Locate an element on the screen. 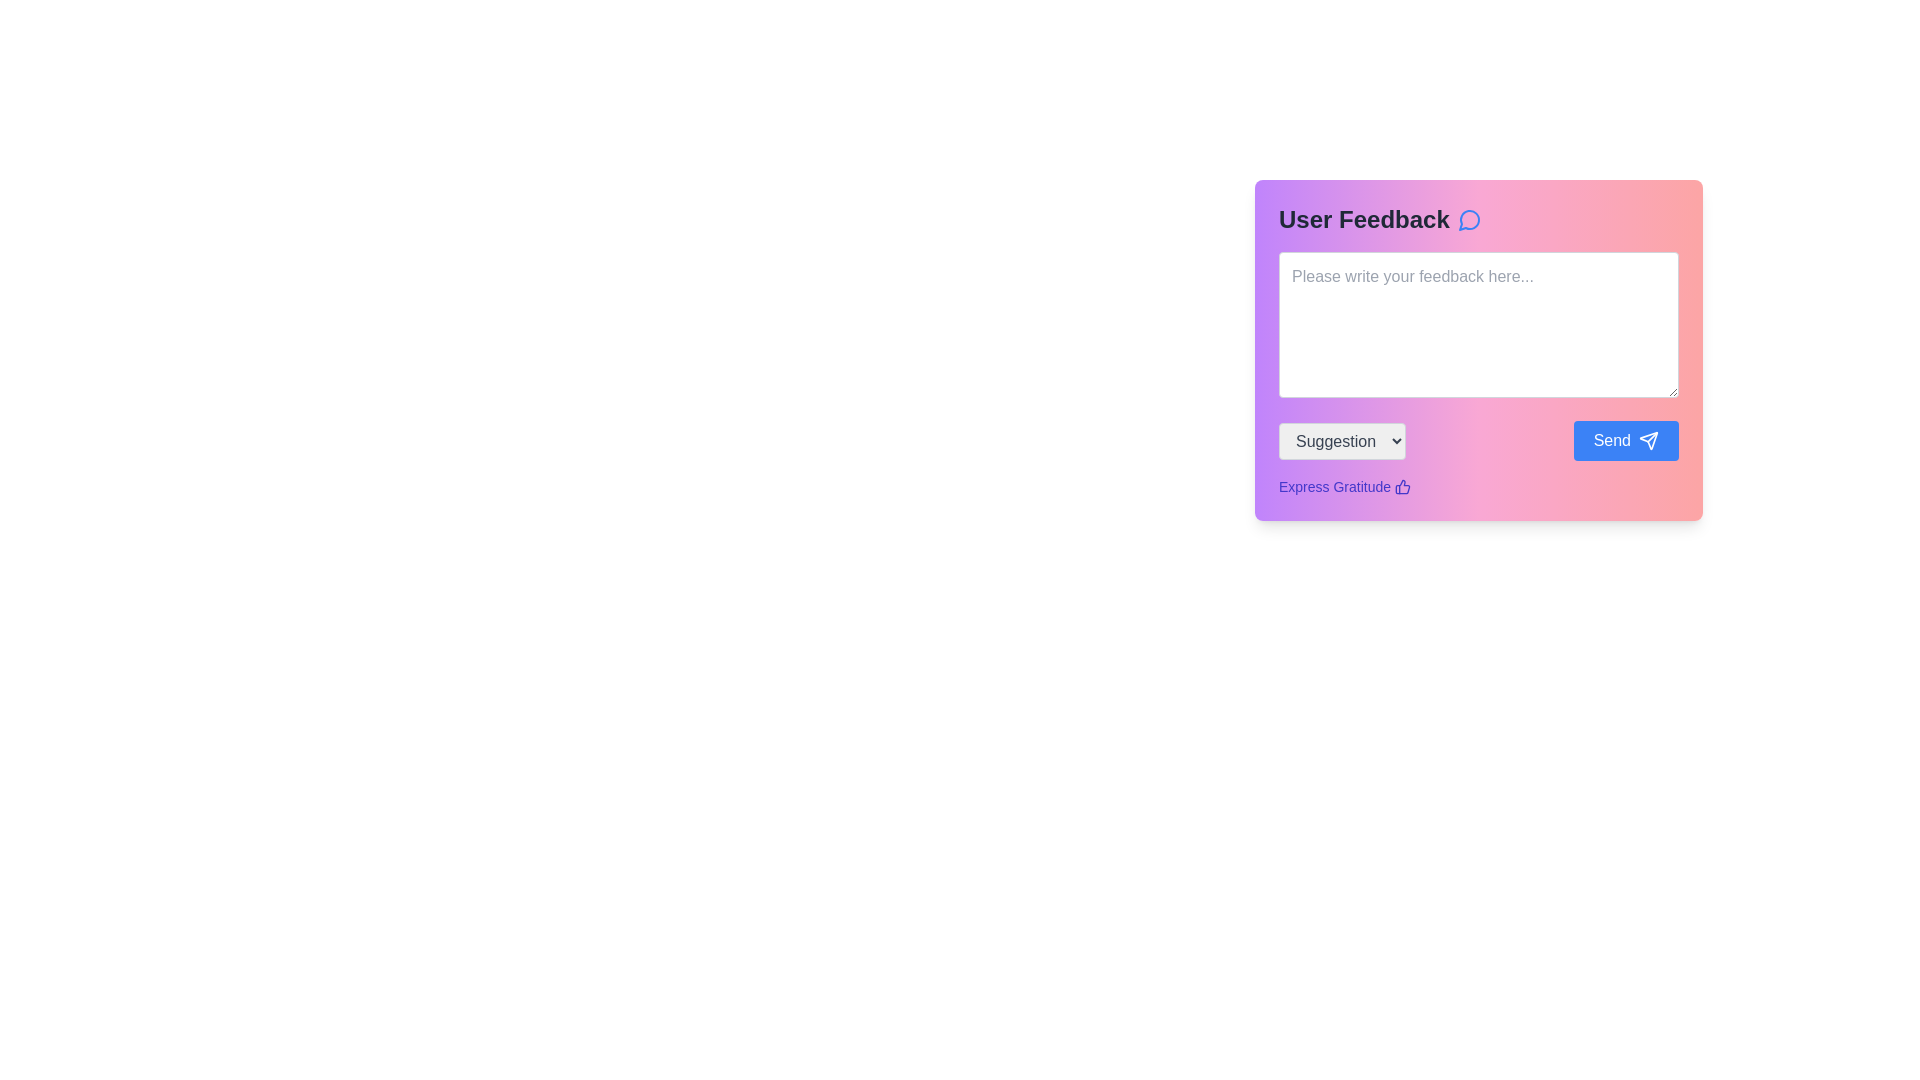 Image resolution: width=1920 pixels, height=1080 pixels. the thumbs-up icon representing approval located towards the bottom-right portion of the feedback form to register approval is located at coordinates (1401, 486).